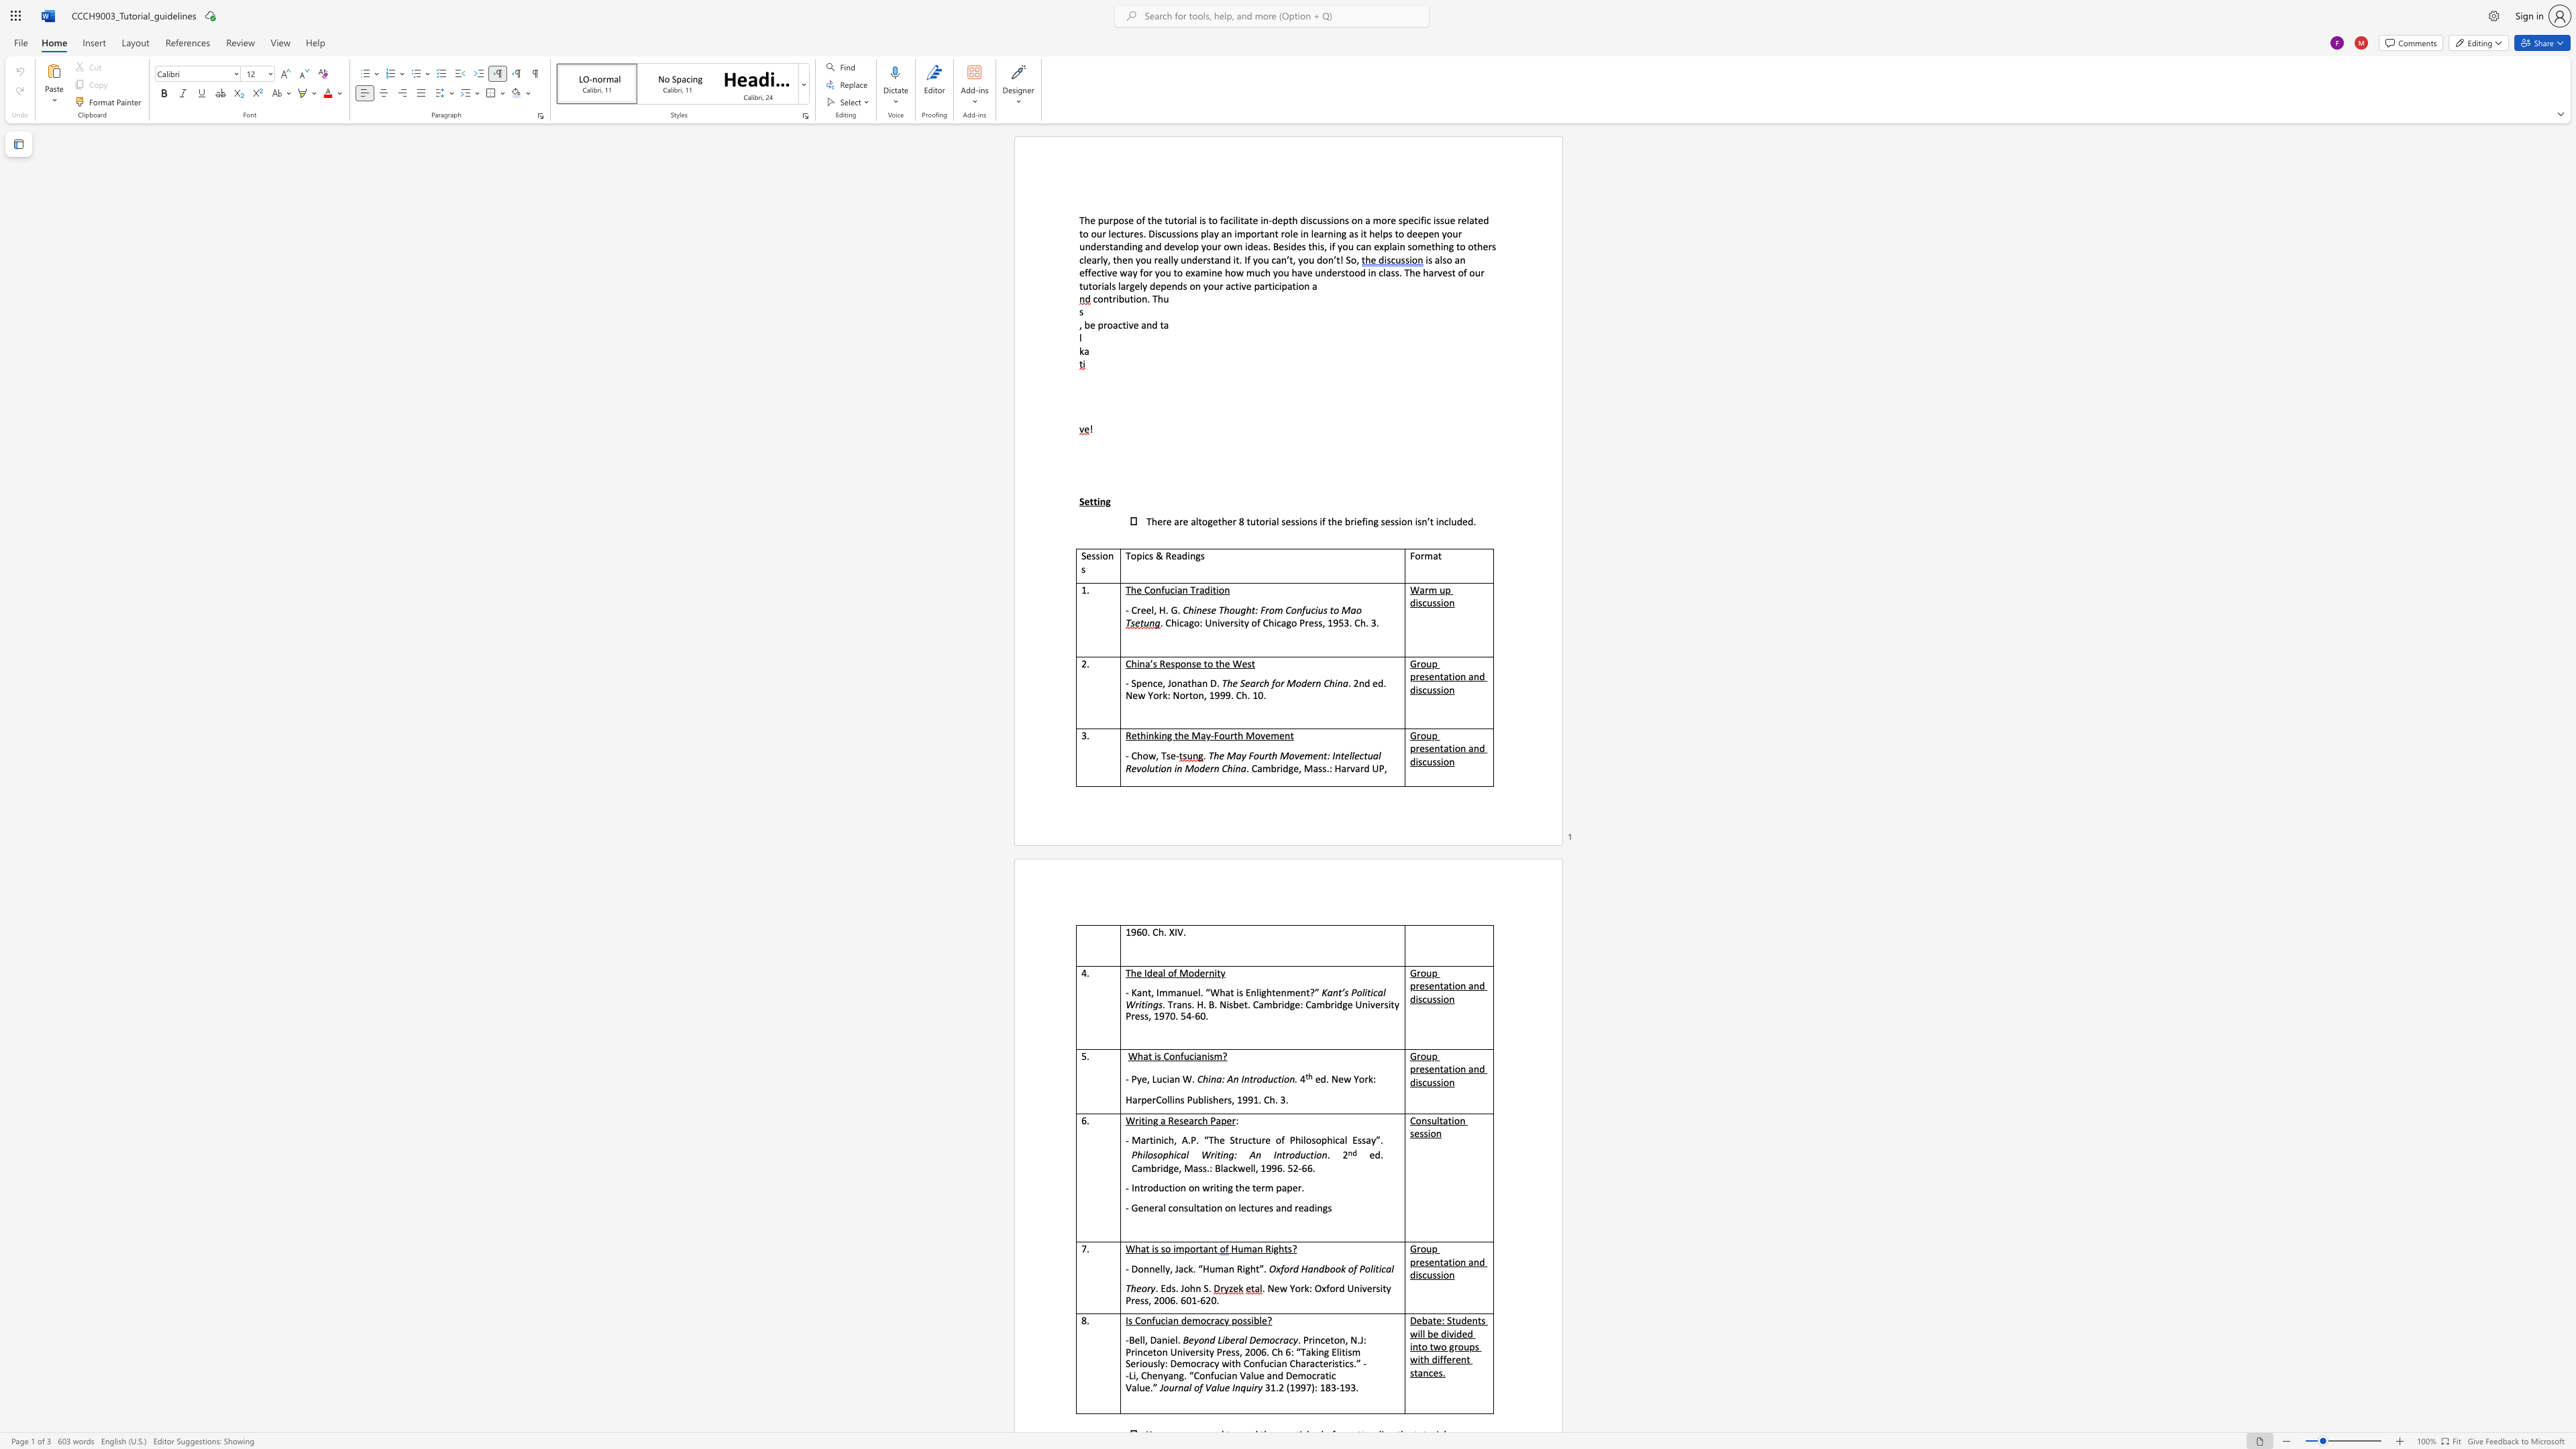 The image size is (2576, 1449). I want to click on the subset text "s.” --Li, Chenyang. “" within the text "Seriously: Democracy with Confucian Characteristics.” --Li, Chenyang. “Confucian Value and Democratic Value.”", so click(1348, 1362).